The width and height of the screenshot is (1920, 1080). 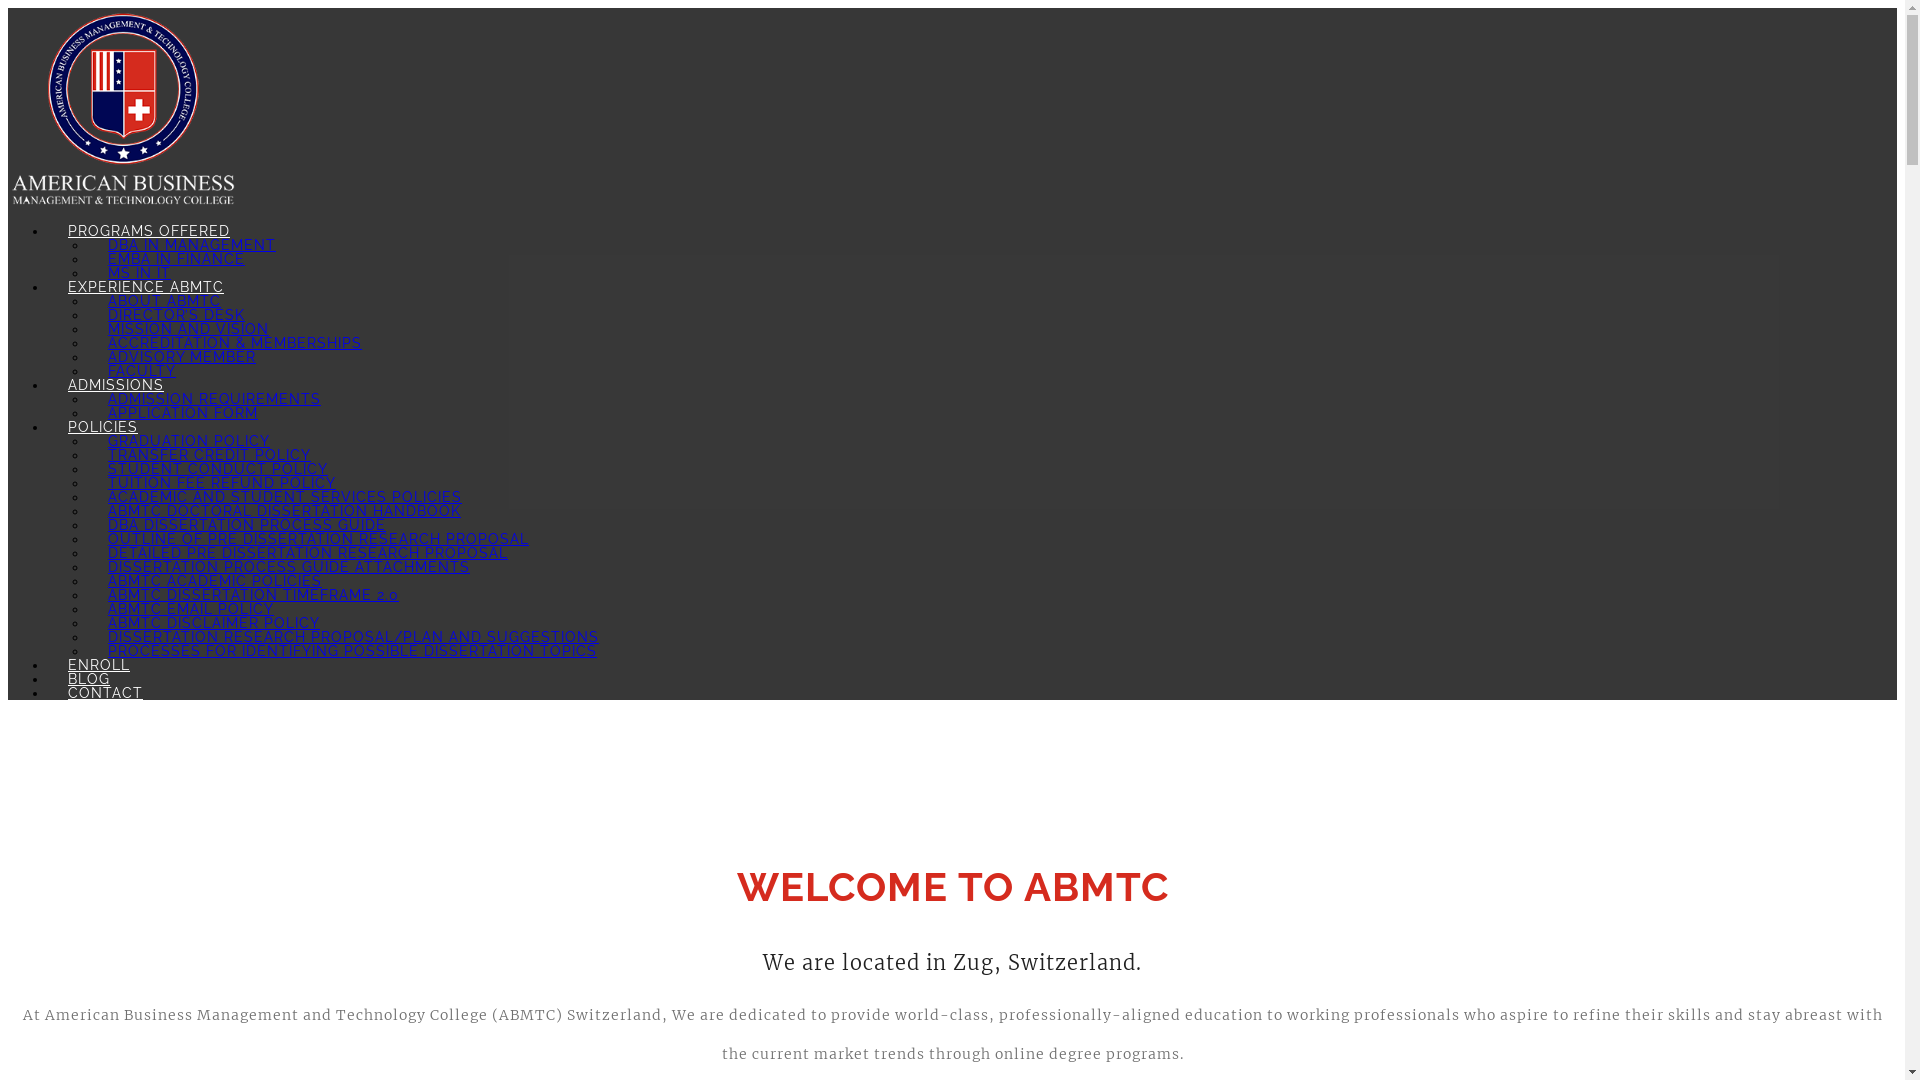 What do you see at coordinates (217, 469) in the screenshot?
I see `'STUDENT CONDUCT POLICY'` at bounding box center [217, 469].